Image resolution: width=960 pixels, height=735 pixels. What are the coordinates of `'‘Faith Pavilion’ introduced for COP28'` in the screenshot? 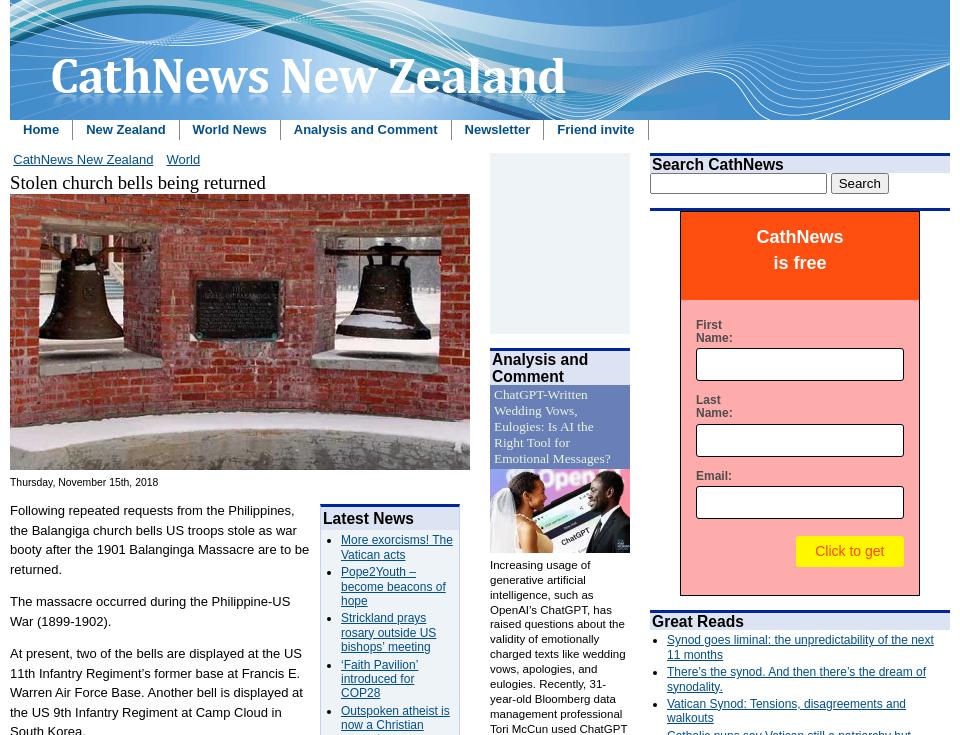 It's located at (378, 677).